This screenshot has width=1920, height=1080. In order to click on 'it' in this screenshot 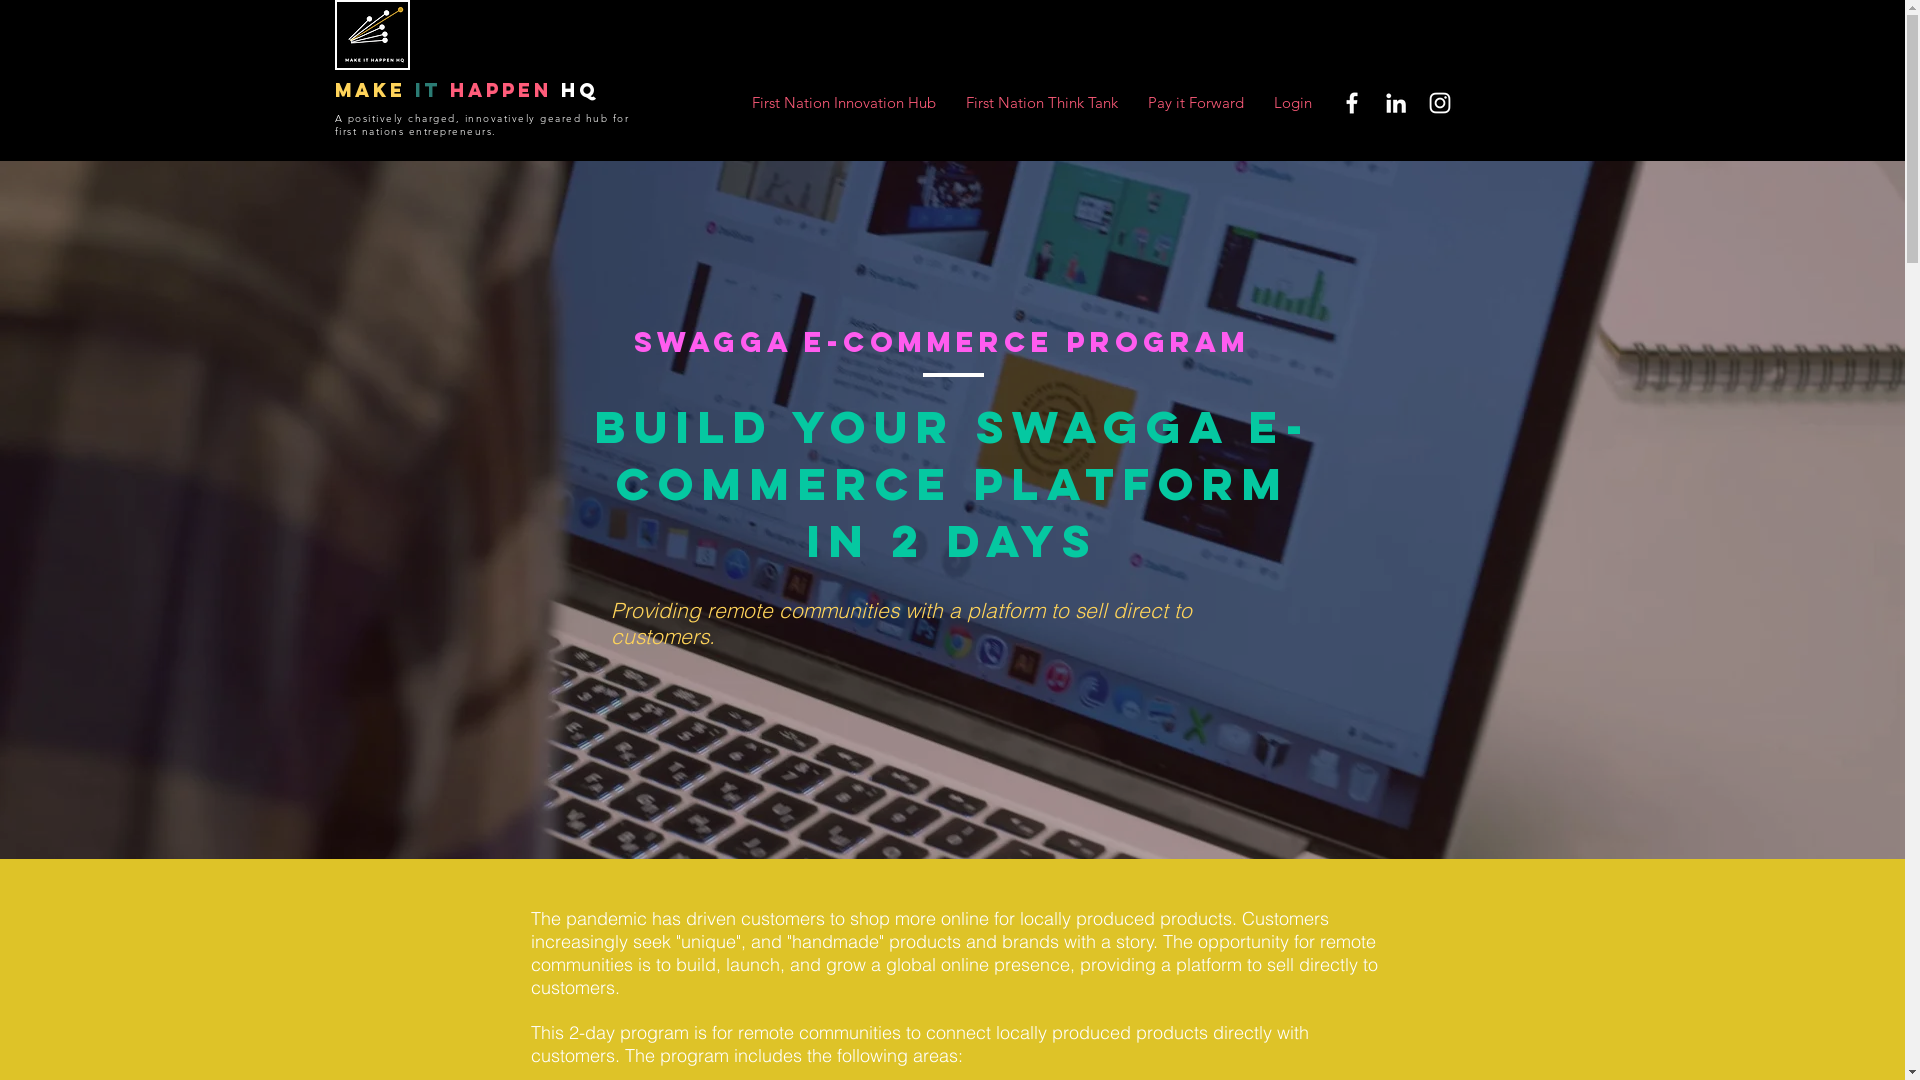, I will do `click(426, 88)`.